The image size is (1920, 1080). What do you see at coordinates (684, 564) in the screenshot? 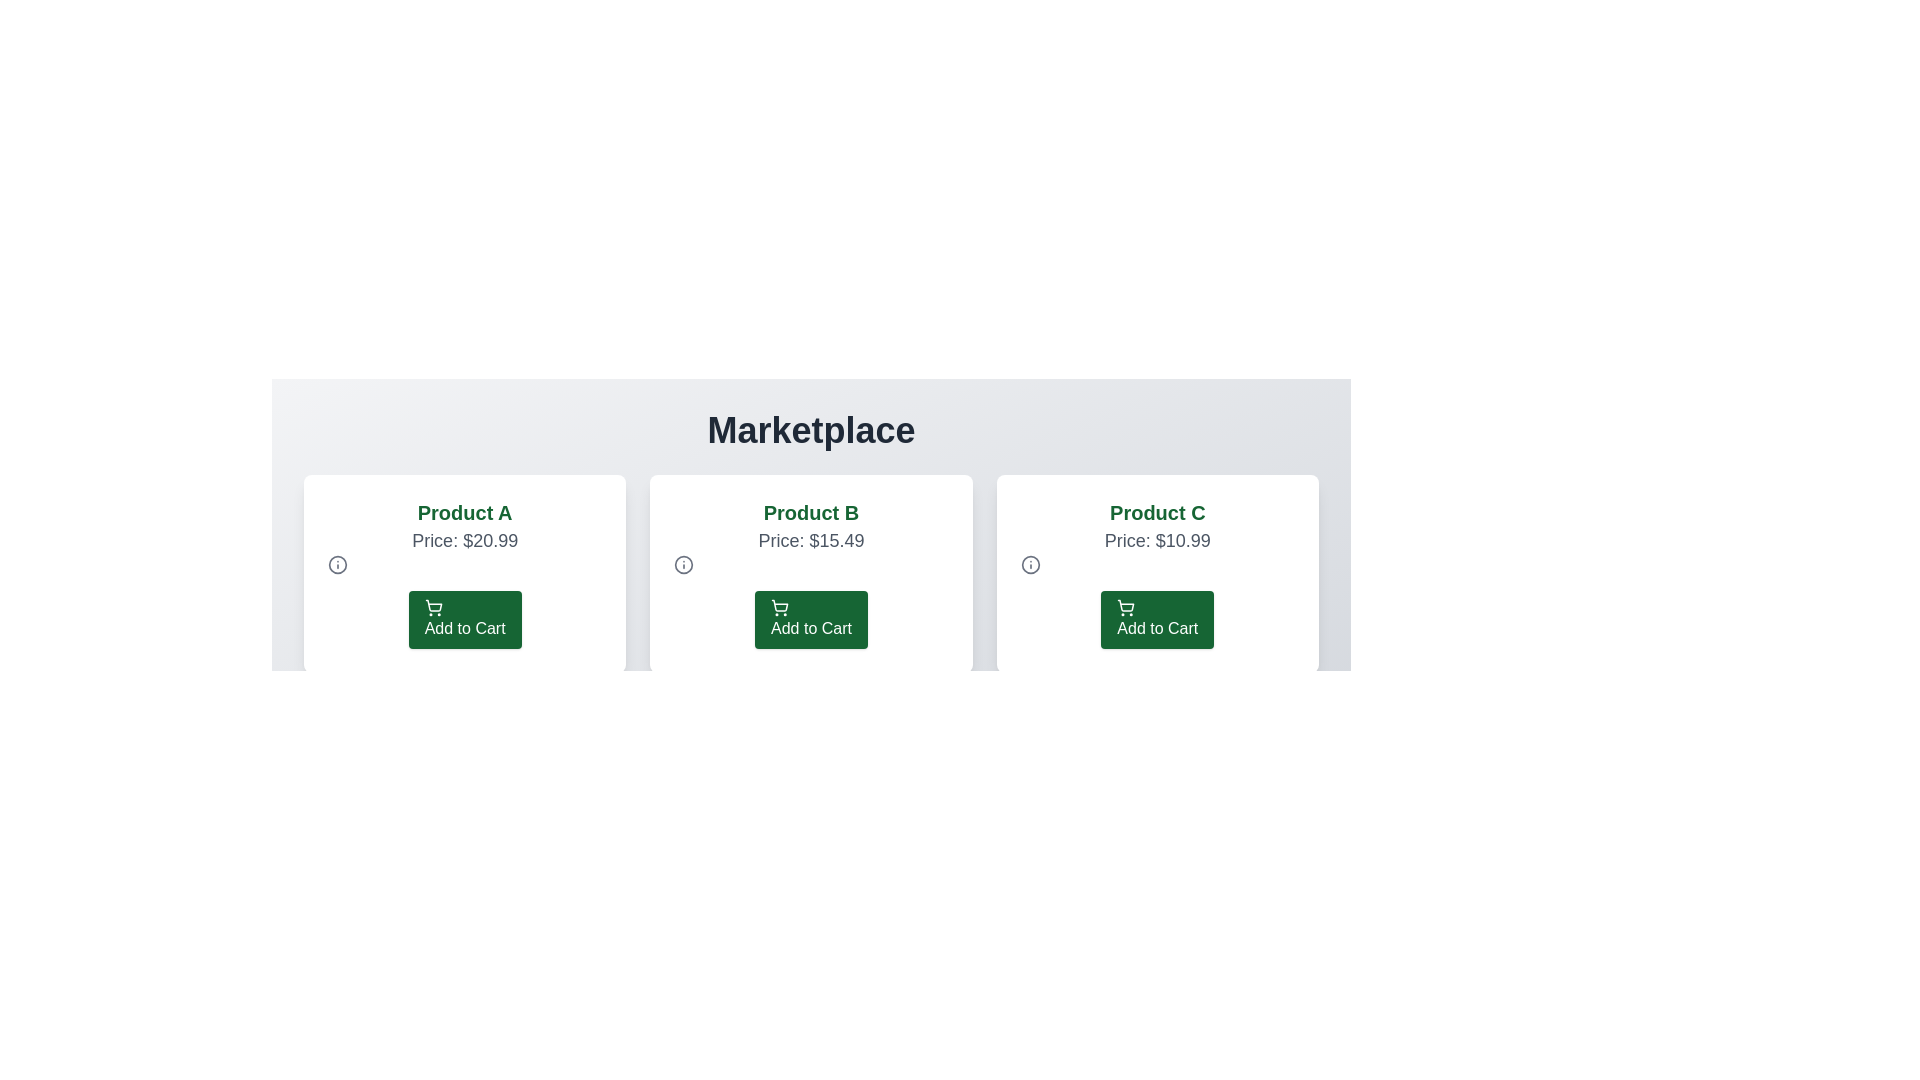
I see `the decorative or informative graphical icon located to the left side of the 'Product B' section in the marketplace interface` at bounding box center [684, 564].